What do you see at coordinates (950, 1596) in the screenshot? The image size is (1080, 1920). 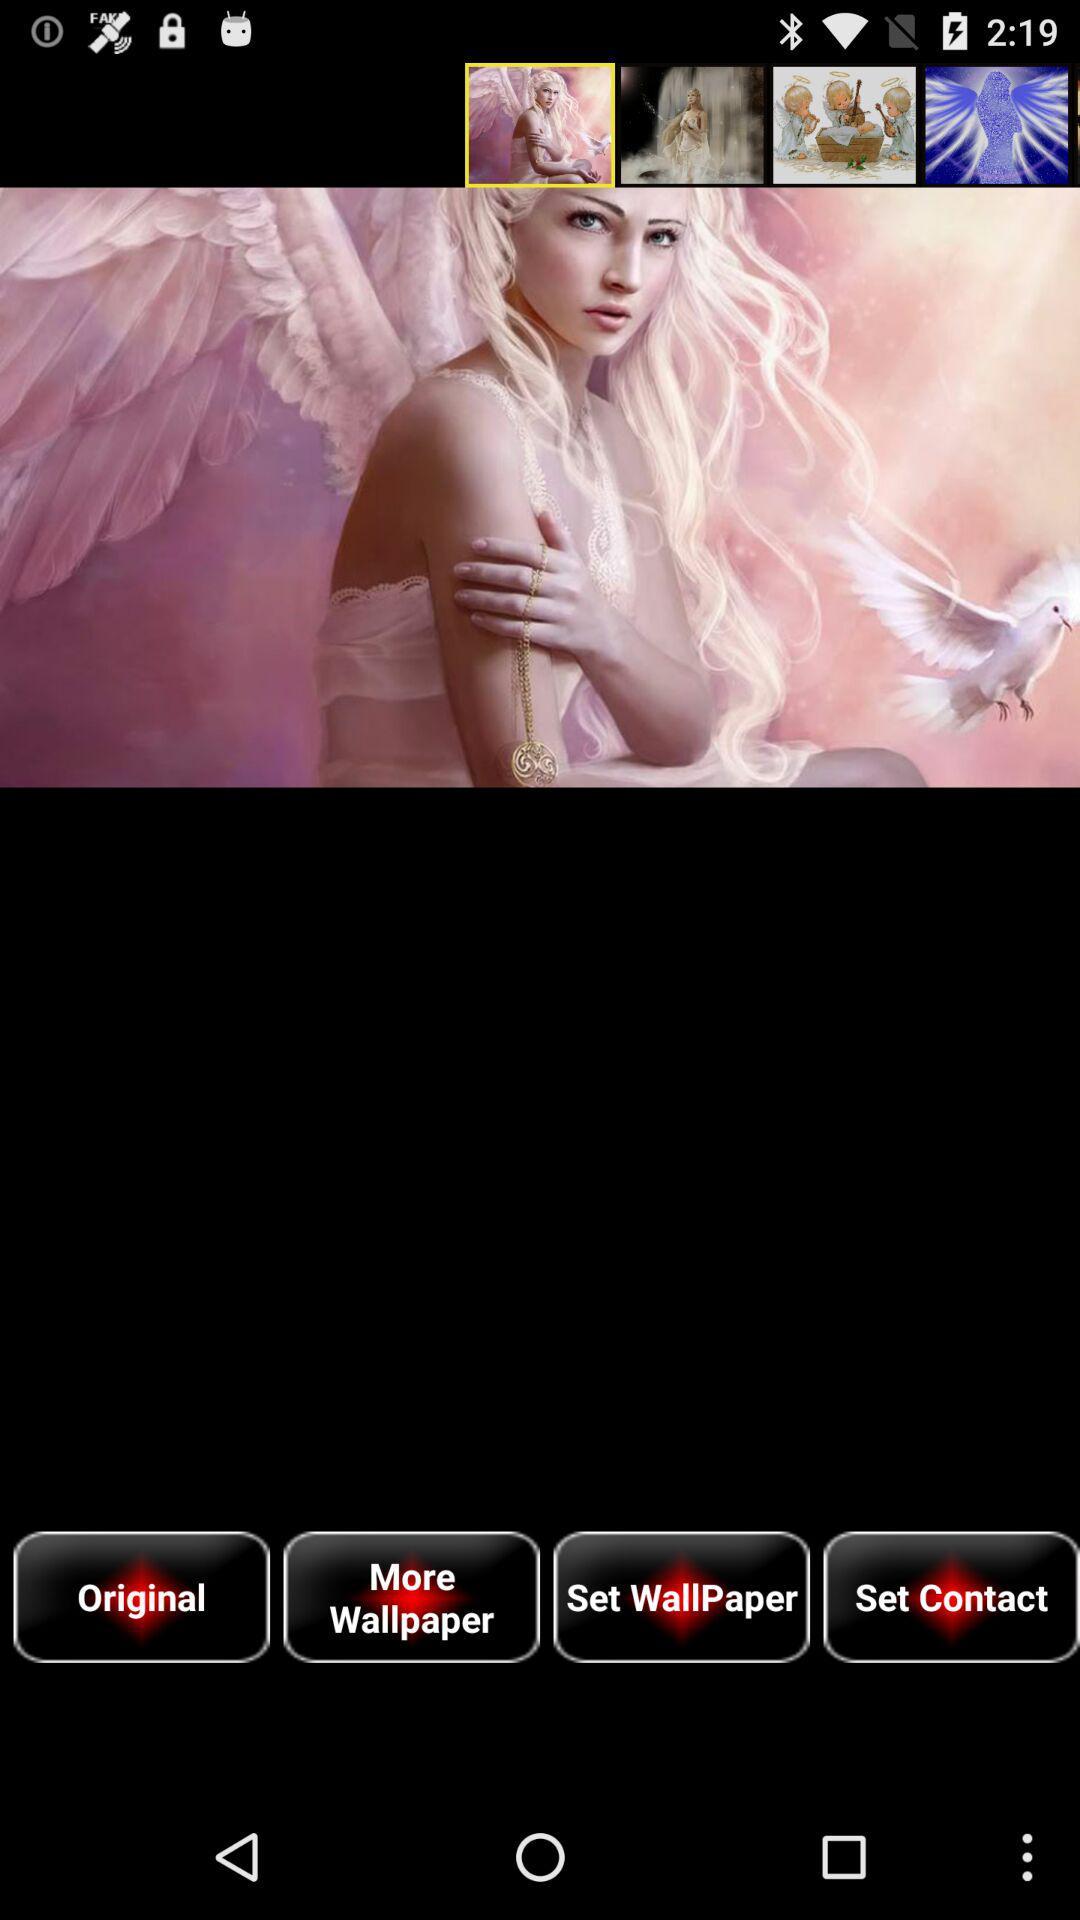 I see `set contact` at bounding box center [950, 1596].